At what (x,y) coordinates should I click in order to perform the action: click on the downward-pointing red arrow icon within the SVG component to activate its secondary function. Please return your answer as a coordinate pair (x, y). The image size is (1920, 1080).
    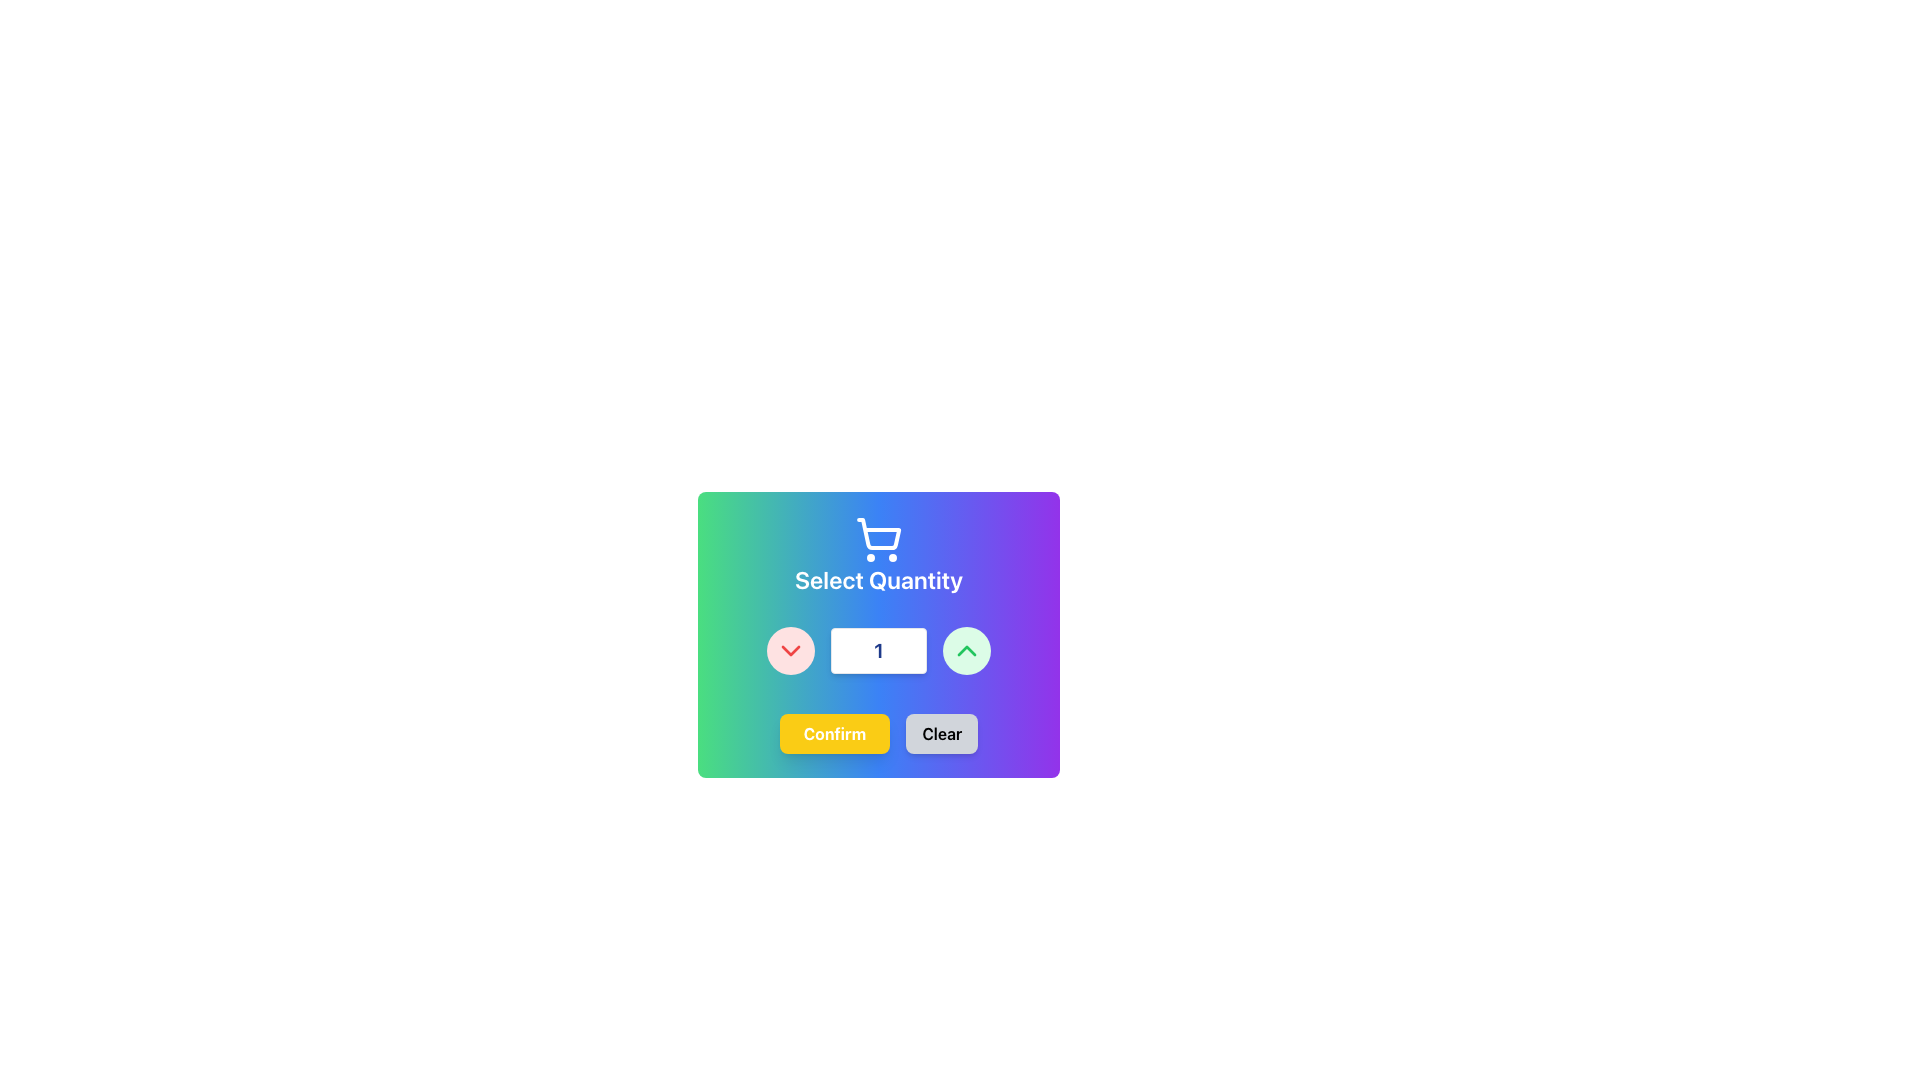
    Looking at the image, I should click on (790, 651).